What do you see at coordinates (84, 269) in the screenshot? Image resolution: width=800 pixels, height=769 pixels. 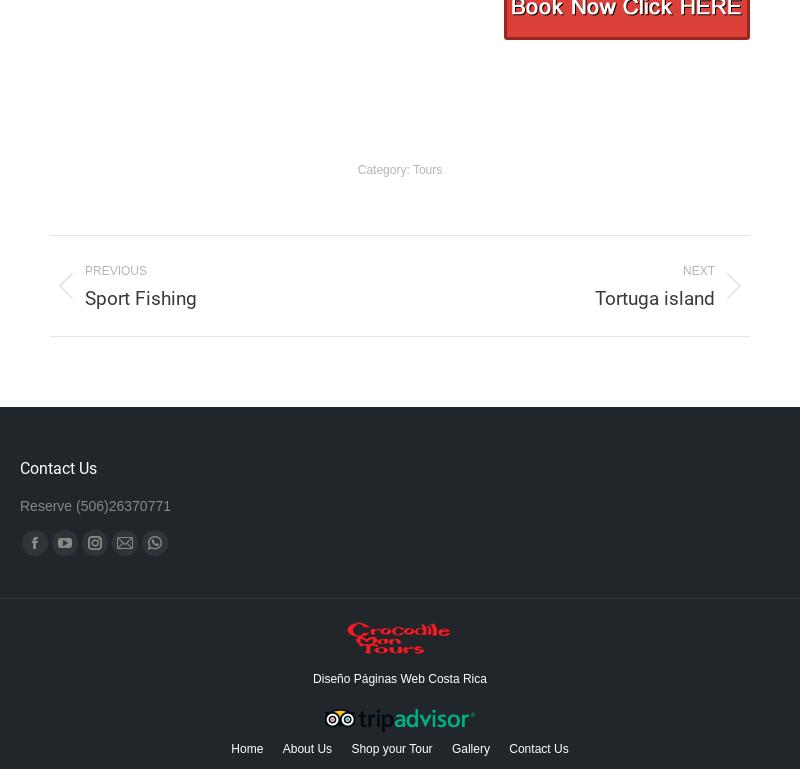 I see `'Previous'` at bounding box center [84, 269].